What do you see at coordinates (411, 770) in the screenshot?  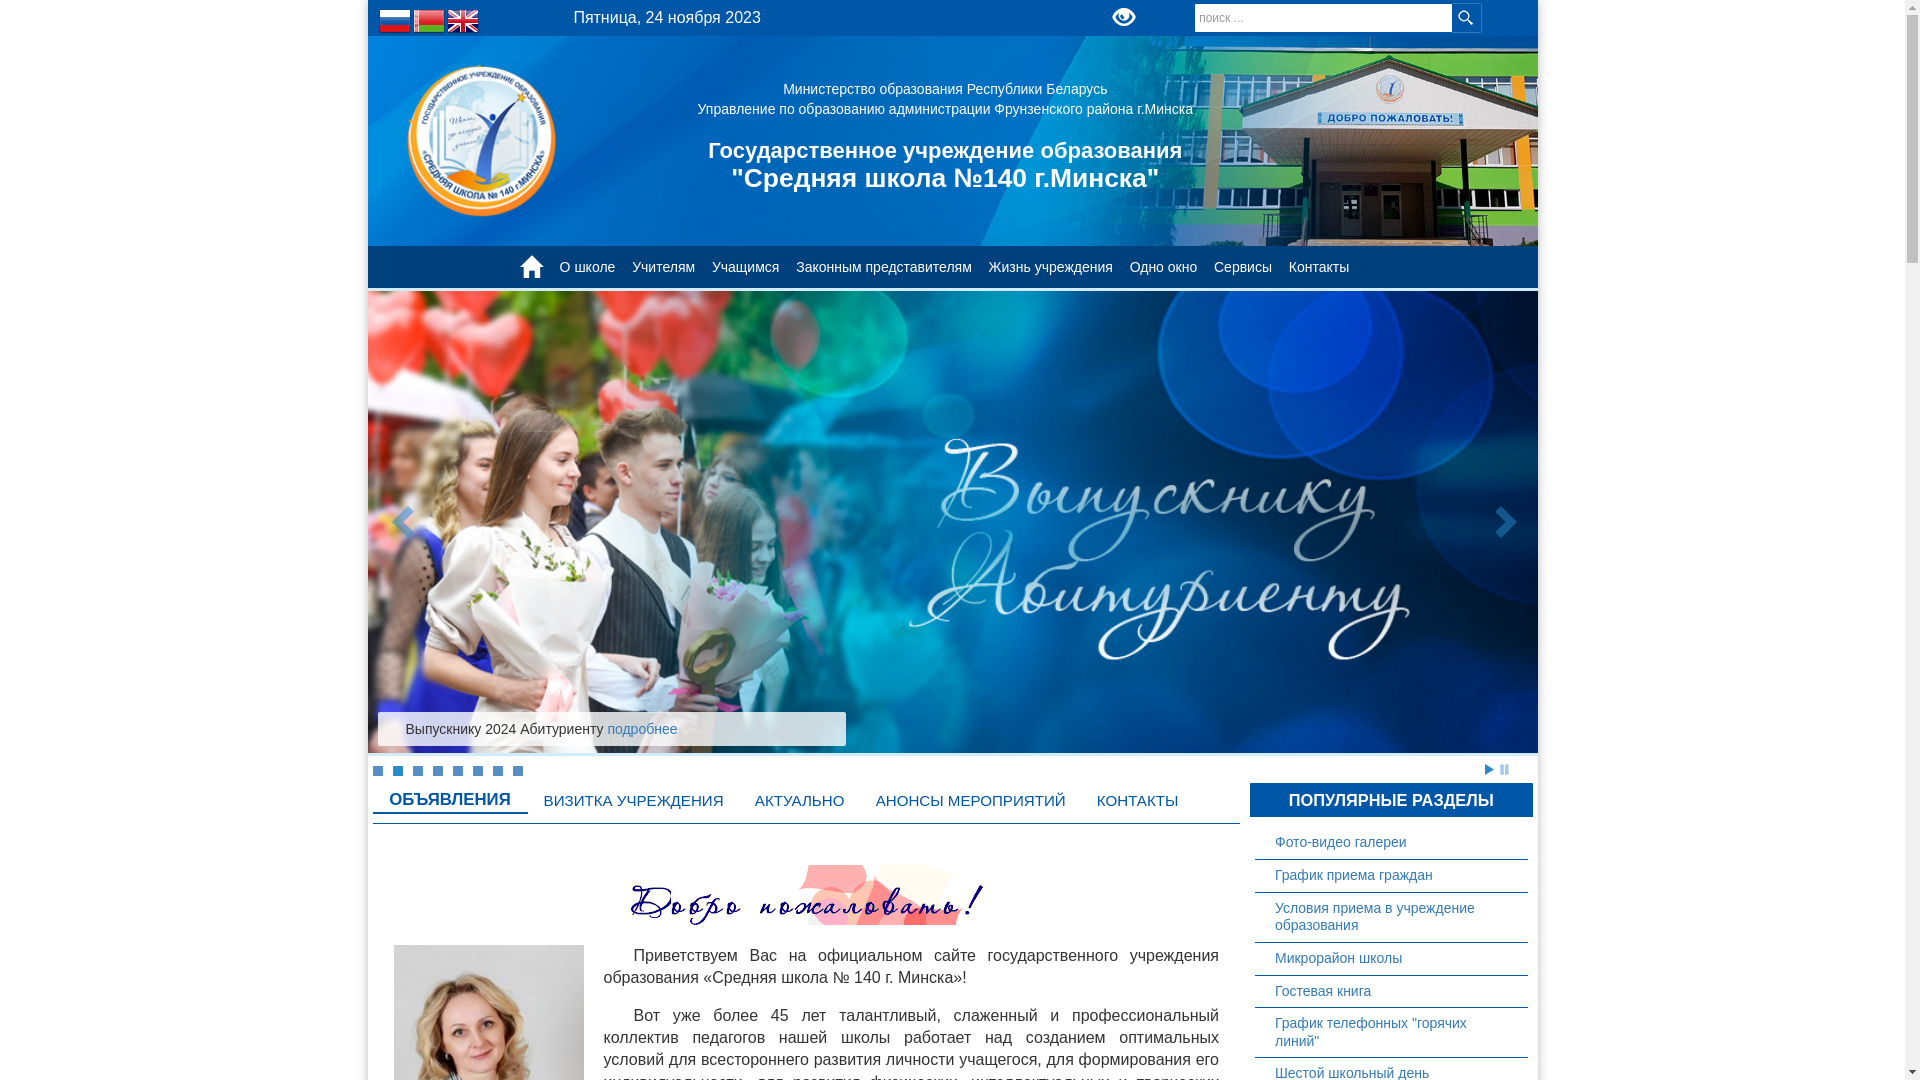 I see `'3'` at bounding box center [411, 770].